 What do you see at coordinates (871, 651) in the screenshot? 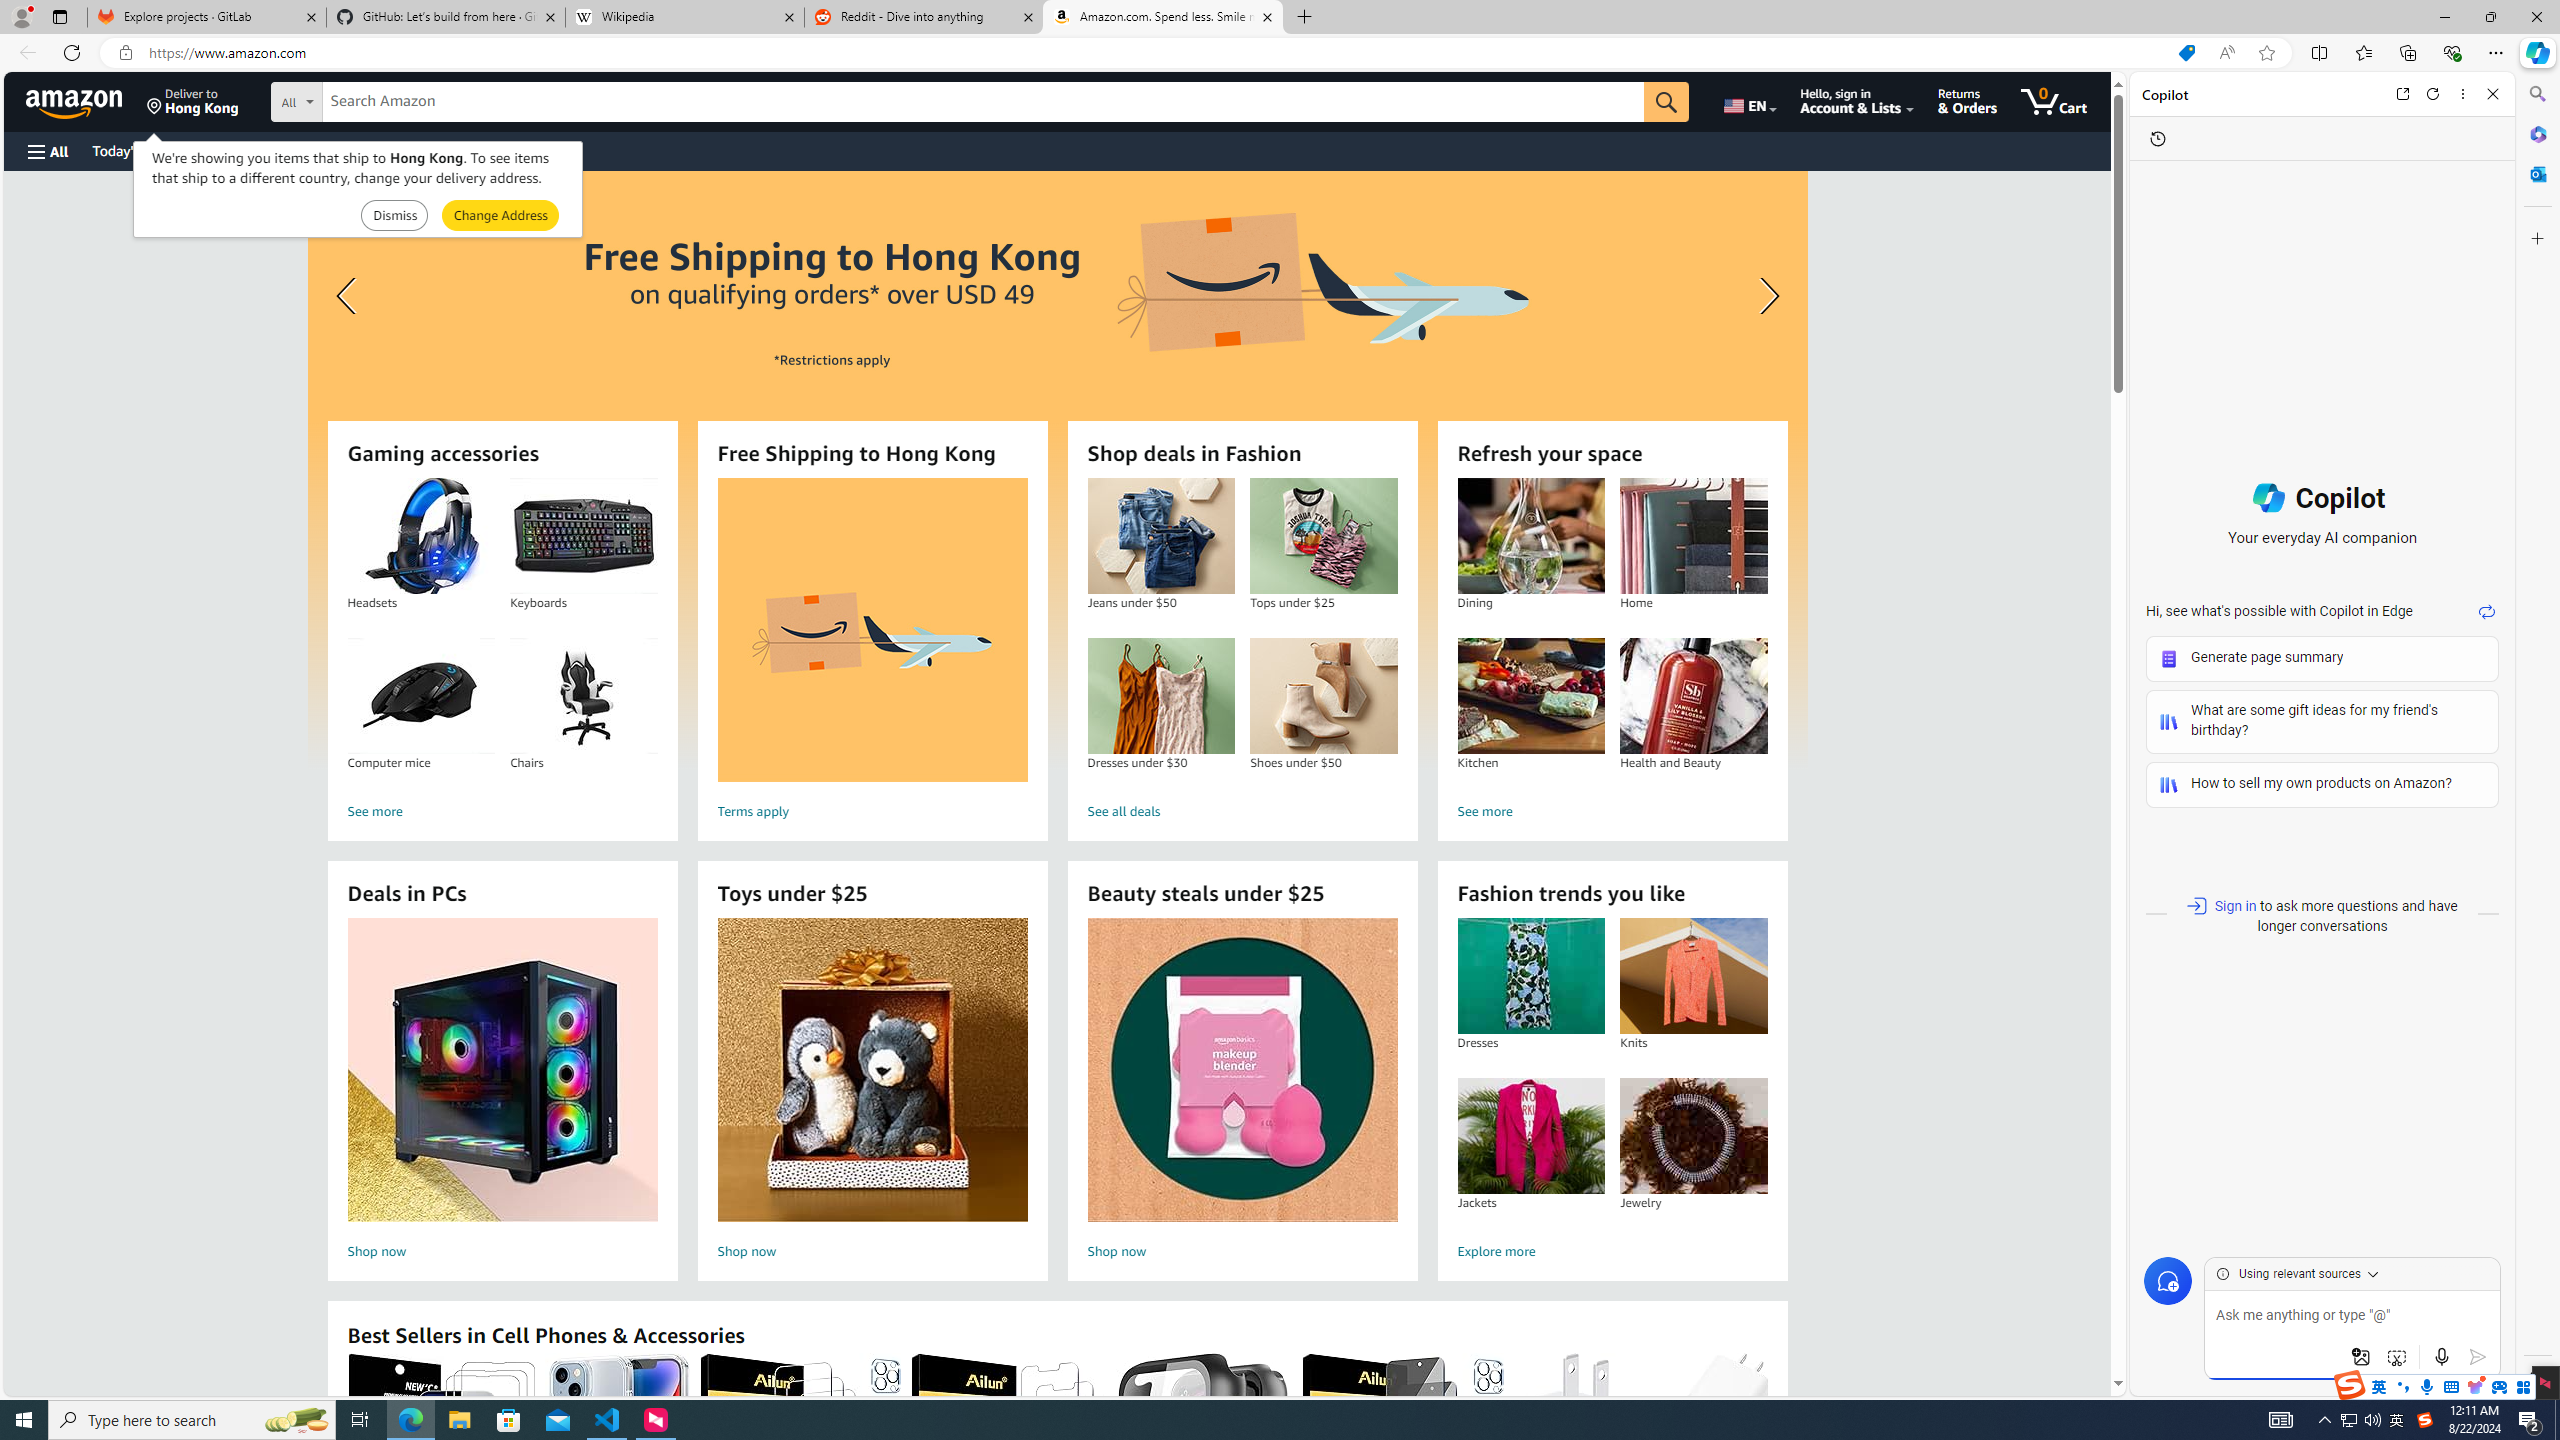
I see `'Free Shipping to Hong Kong Terms apply'` at bounding box center [871, 651].